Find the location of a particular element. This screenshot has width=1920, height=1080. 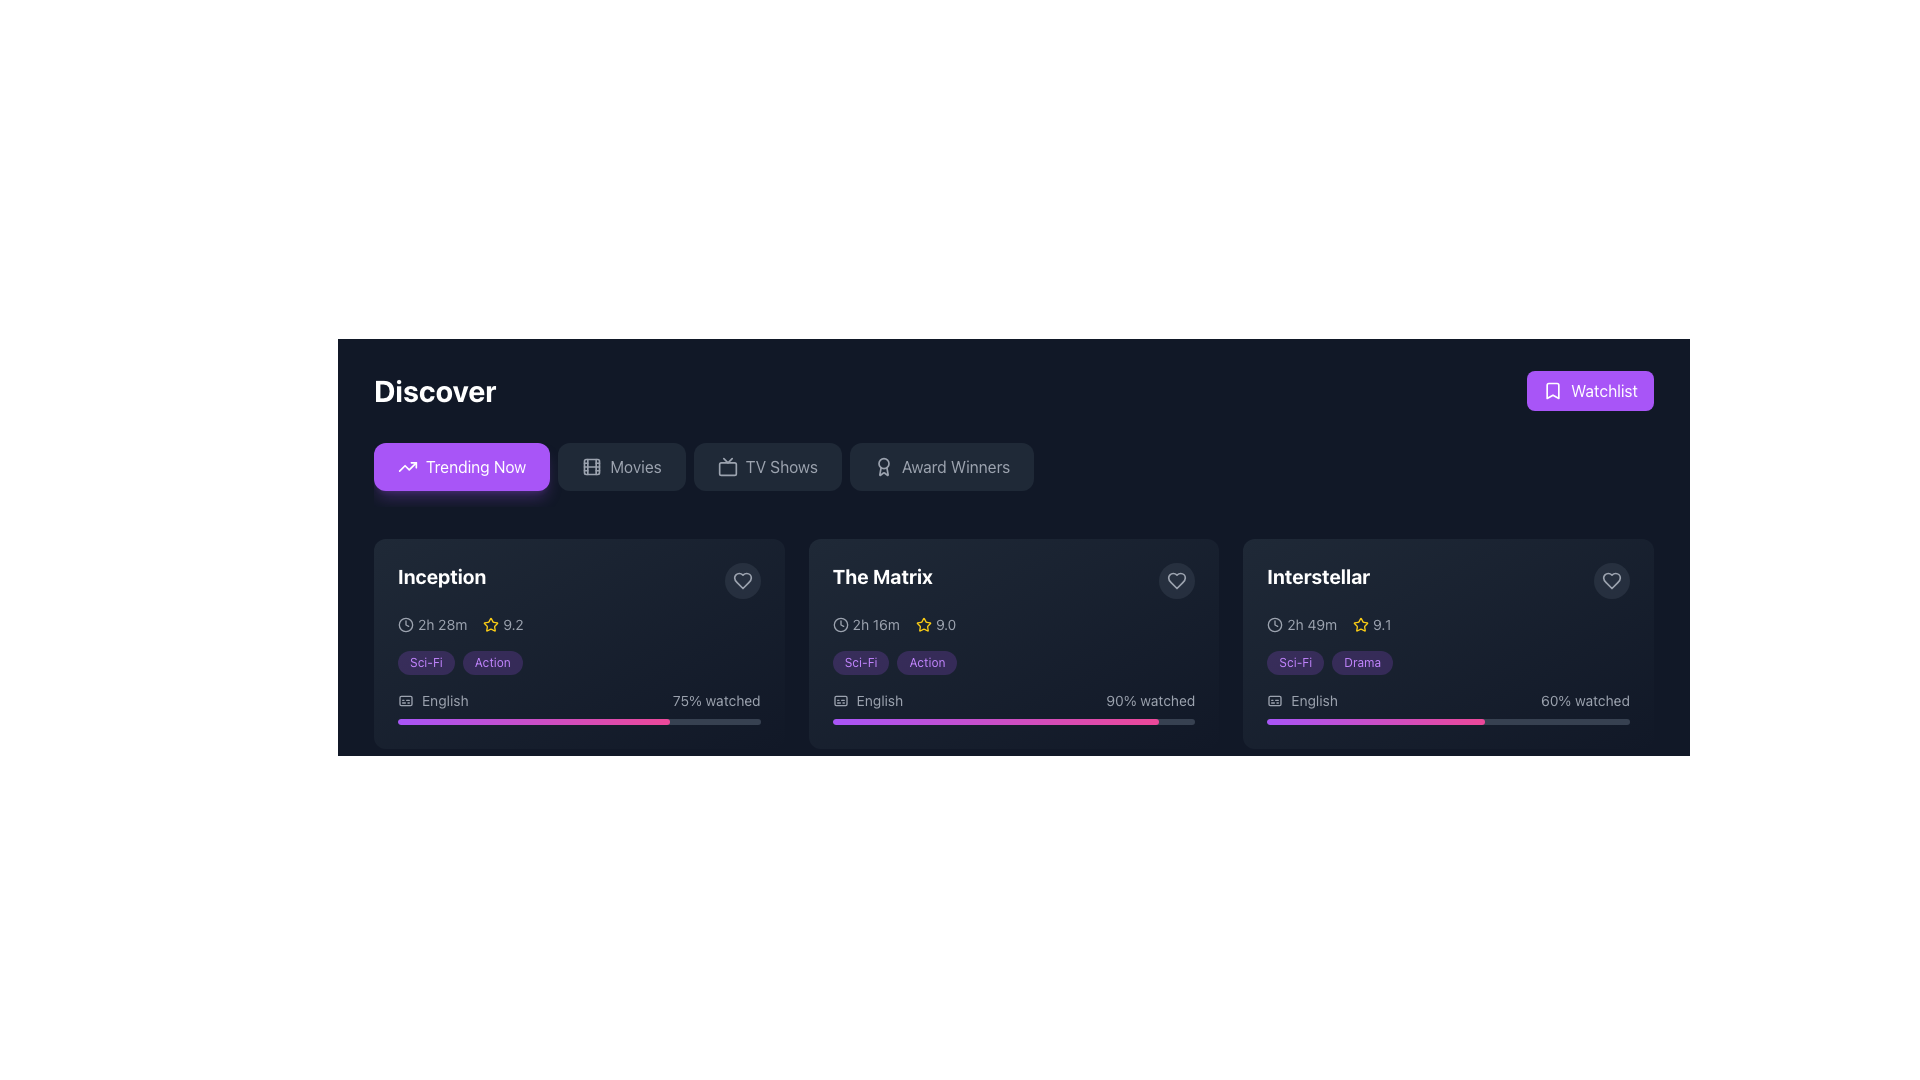

the static text label indicating subtitle language for the 'Inception' movie card, located in the lower-left portion of the card, beneath the genre tags and to the left of the progress indicator bar is located at coordinates (444, 700).